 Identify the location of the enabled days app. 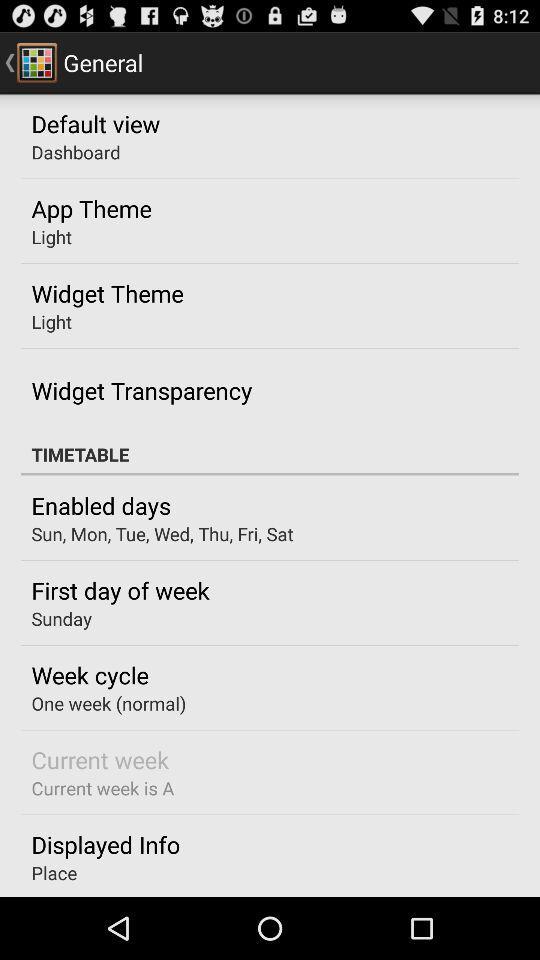
(100, 504).